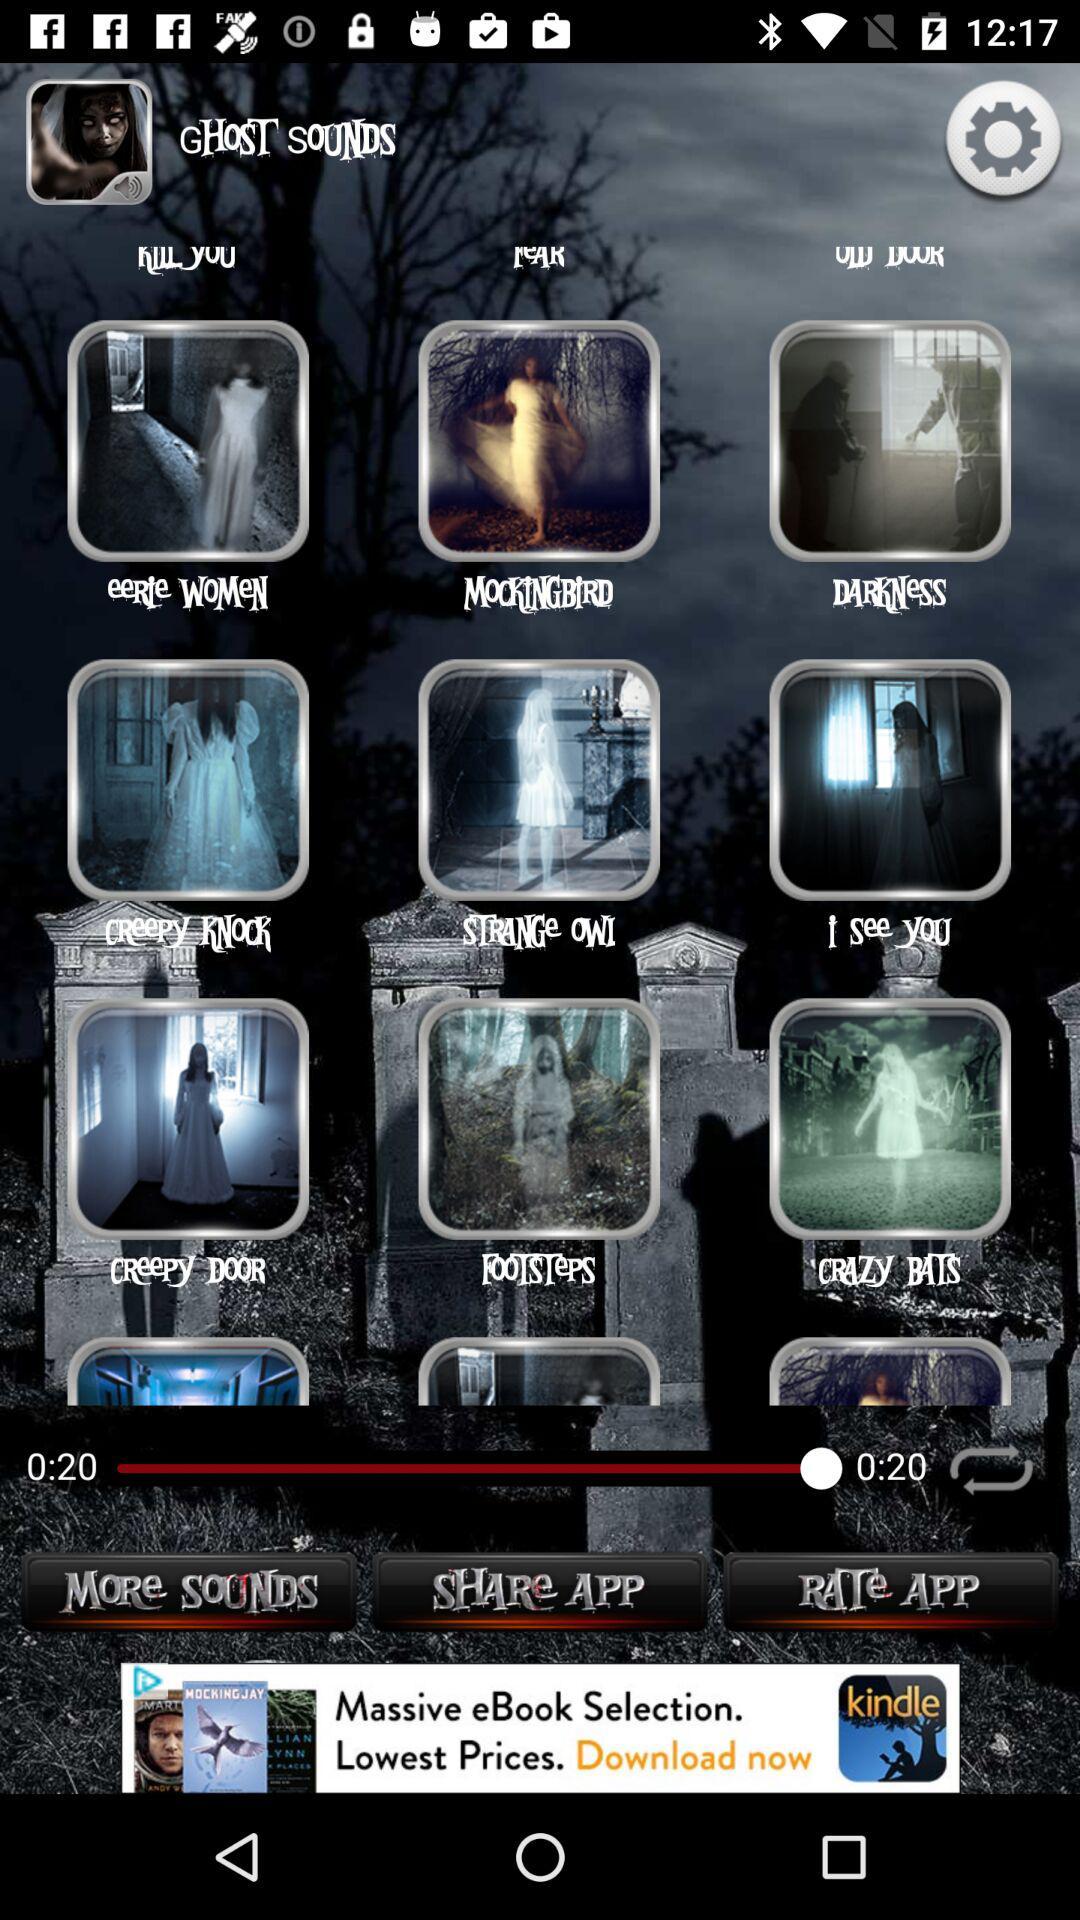 This screenshot has width=1080, height=1920. What do you see at coordinates (540, 1727) in the screenshot?
I see `advertisement` at bounding box center [540, 1727].